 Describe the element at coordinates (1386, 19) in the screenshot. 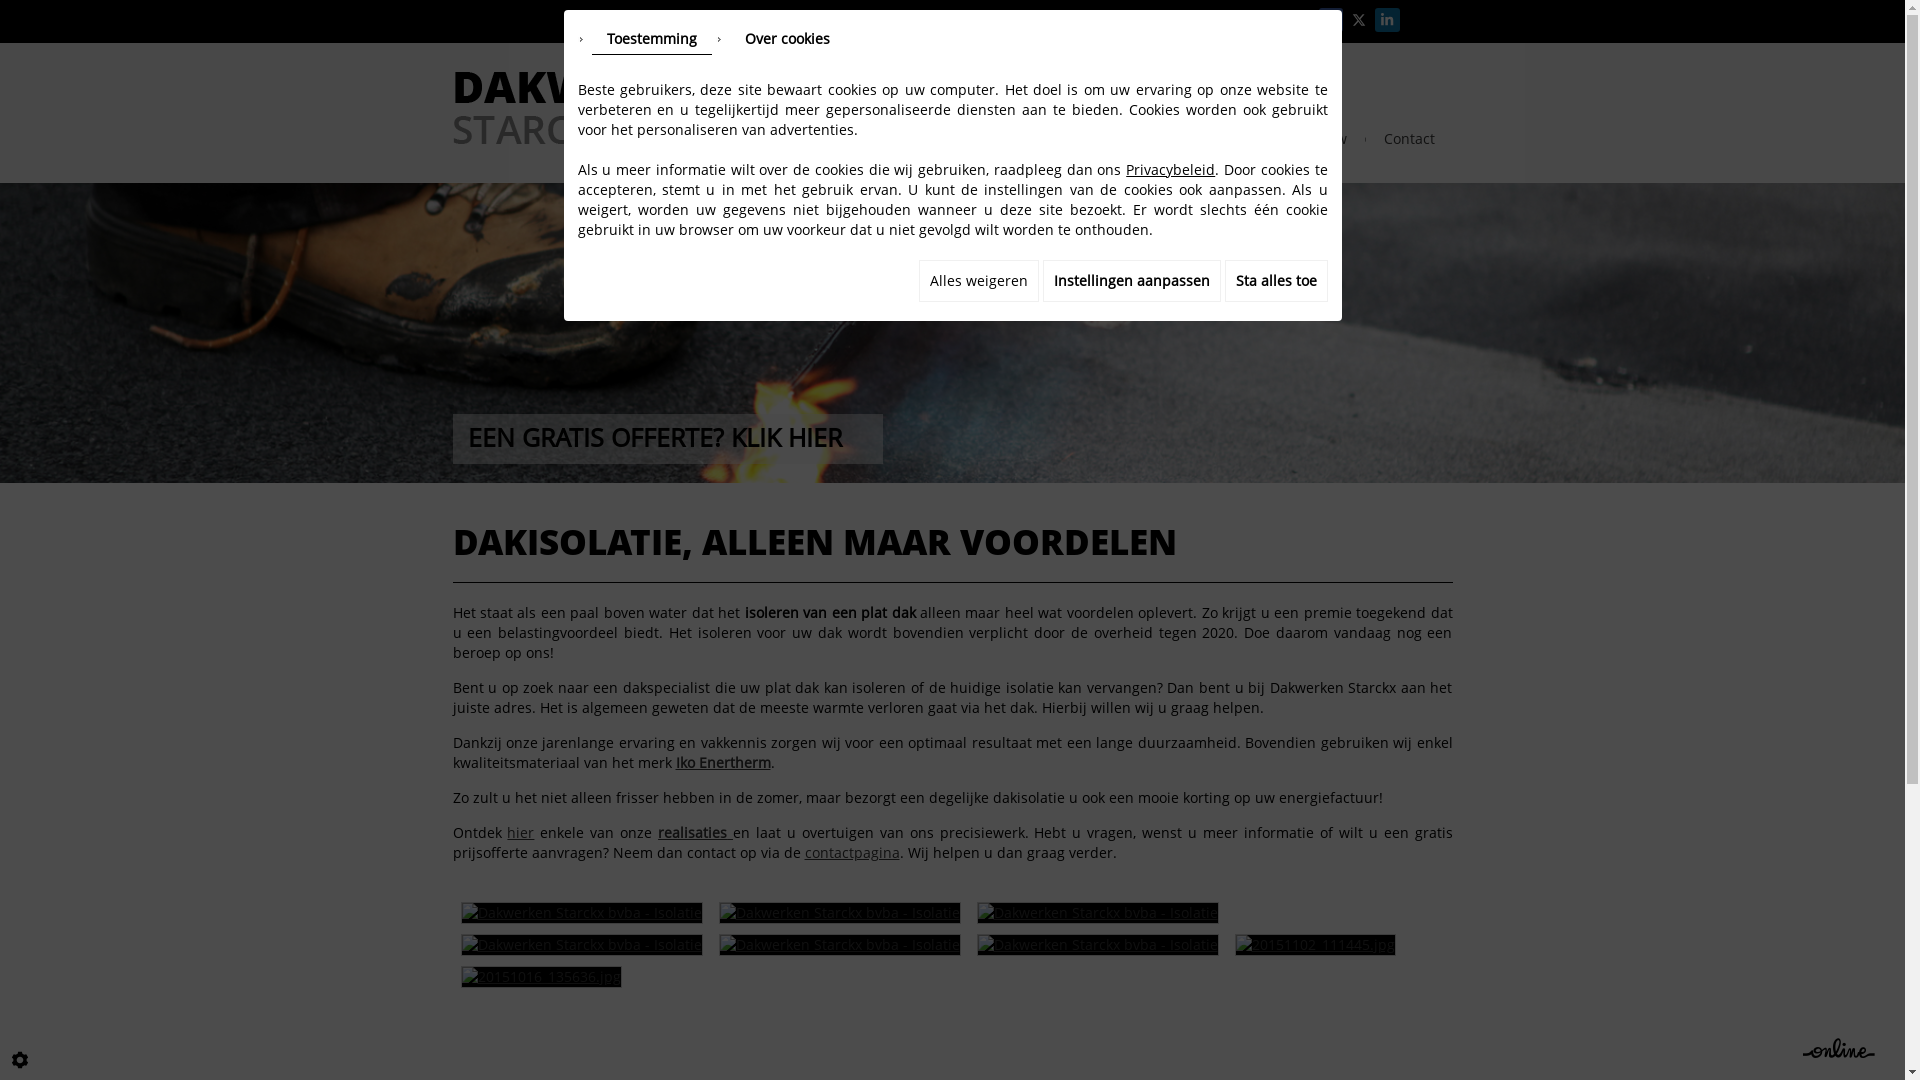

I see `'LinkedIn'` at that location.